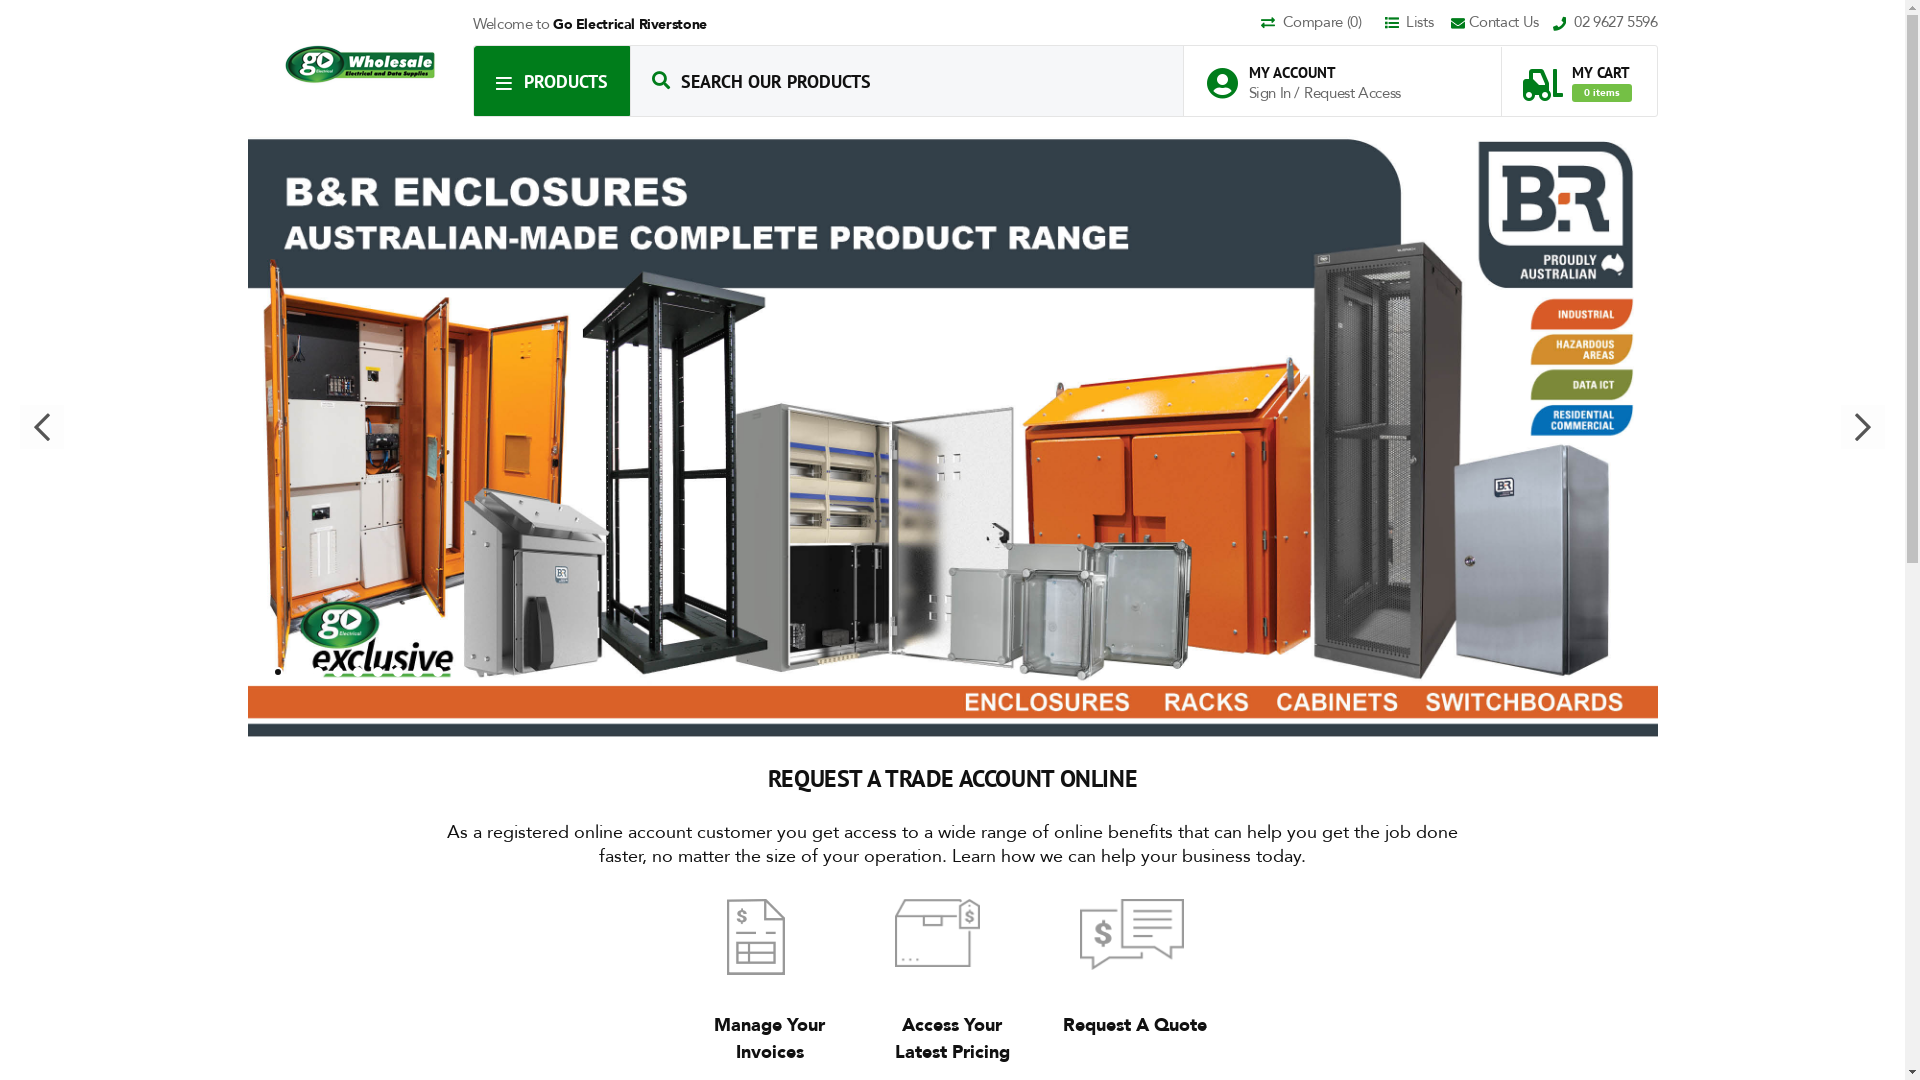 This screenshot has height=1080, width=1920. I want to click on '5', so click(336, 671).